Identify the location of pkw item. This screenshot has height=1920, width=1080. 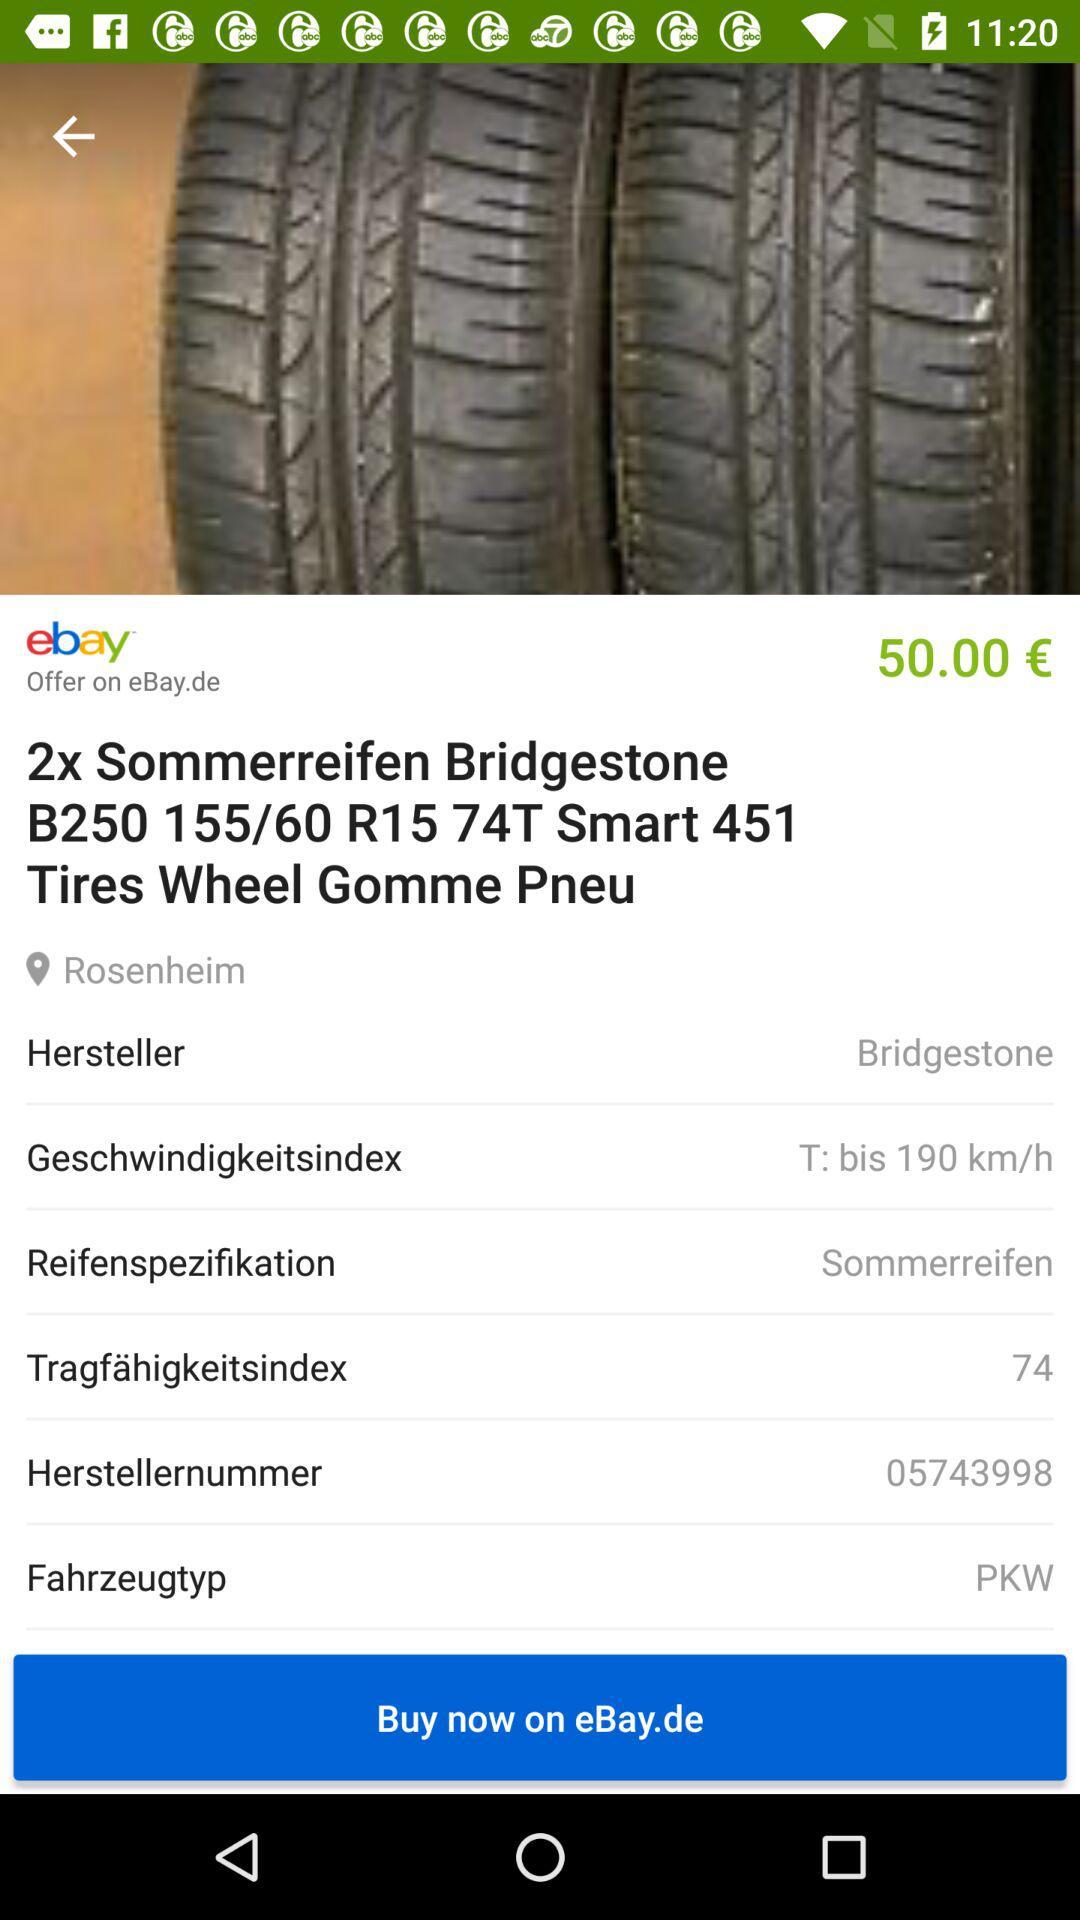
(640, 1575).